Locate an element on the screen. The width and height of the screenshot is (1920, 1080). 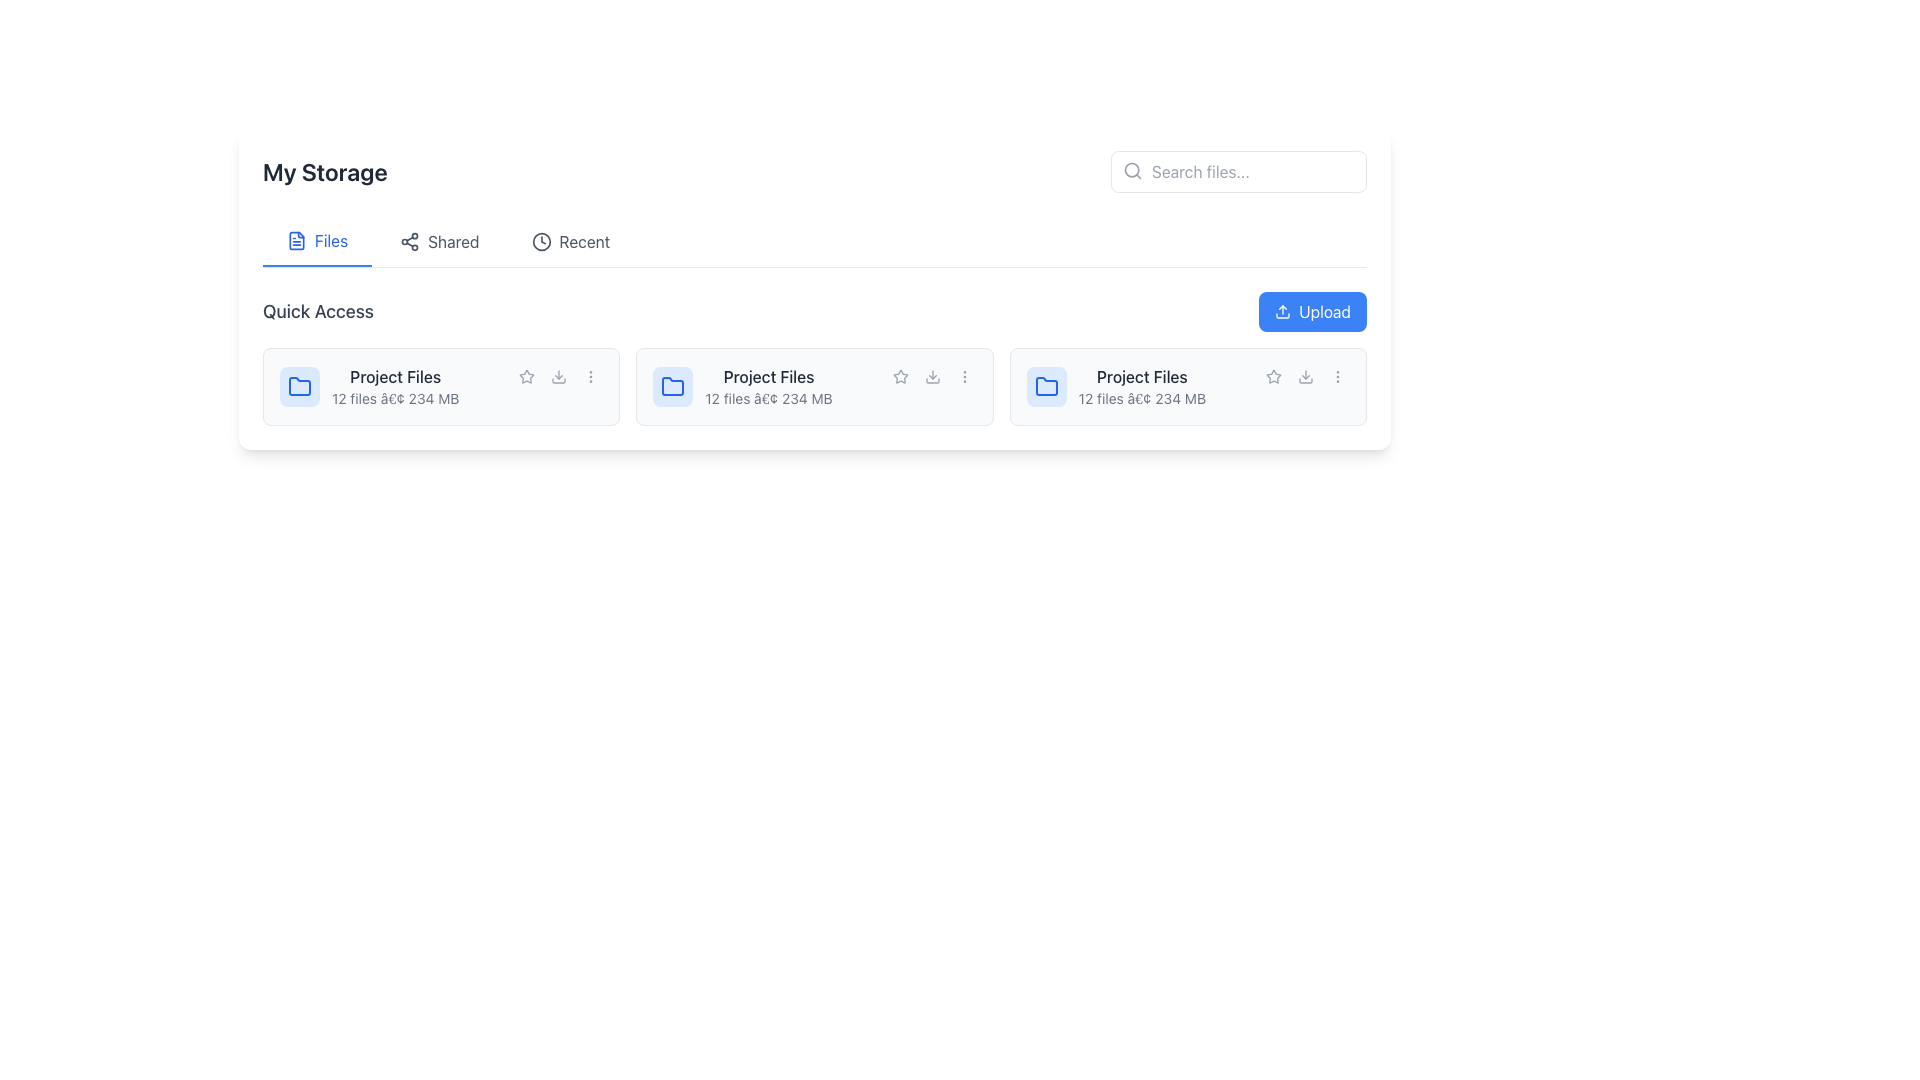
the folder icon located within a light blue rounded rectangle background in the second box of the Quick Access grid is located at coordinates (1045, 386).